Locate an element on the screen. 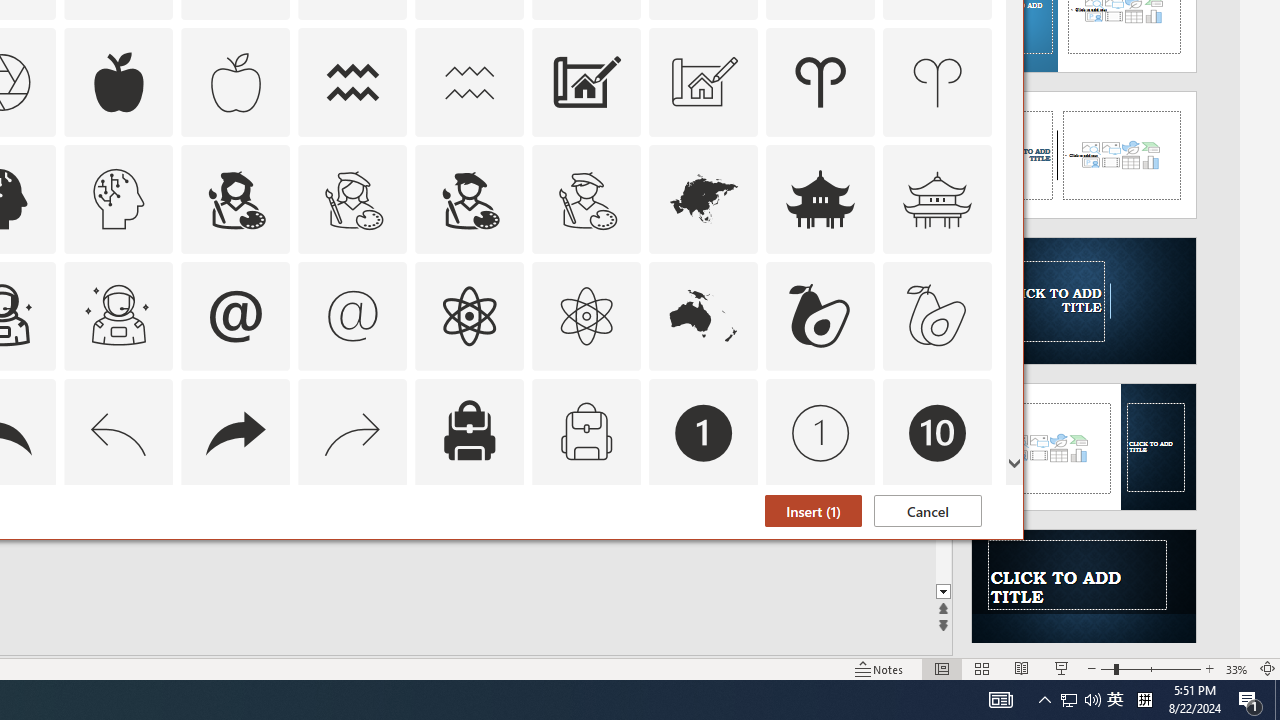 The height and width of the screenshot is (720, 1280). 'AutomationID: Icons_ArtificialIntelligence_M' is located at coordinates (118, 198).